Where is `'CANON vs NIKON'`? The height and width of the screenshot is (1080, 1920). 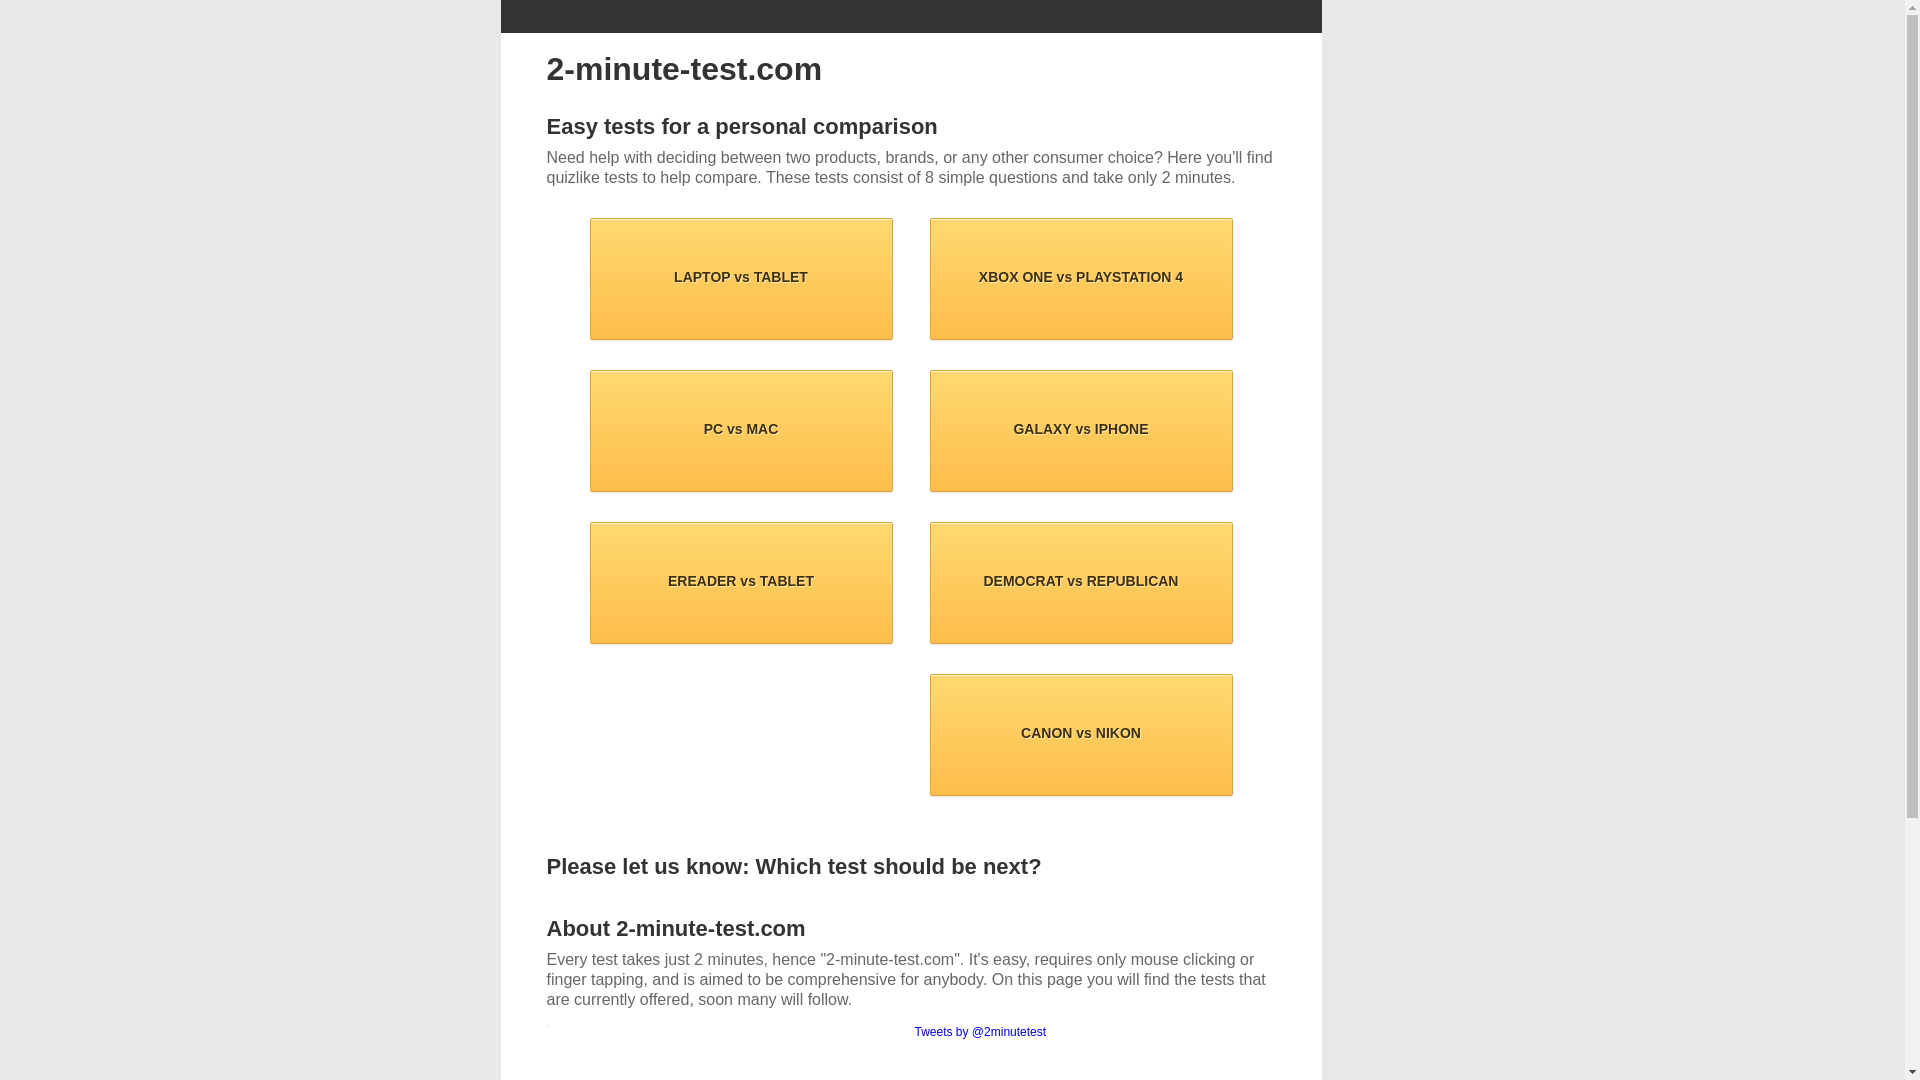 'CANON vs NIKON' is located at coordinates (1080, 735).